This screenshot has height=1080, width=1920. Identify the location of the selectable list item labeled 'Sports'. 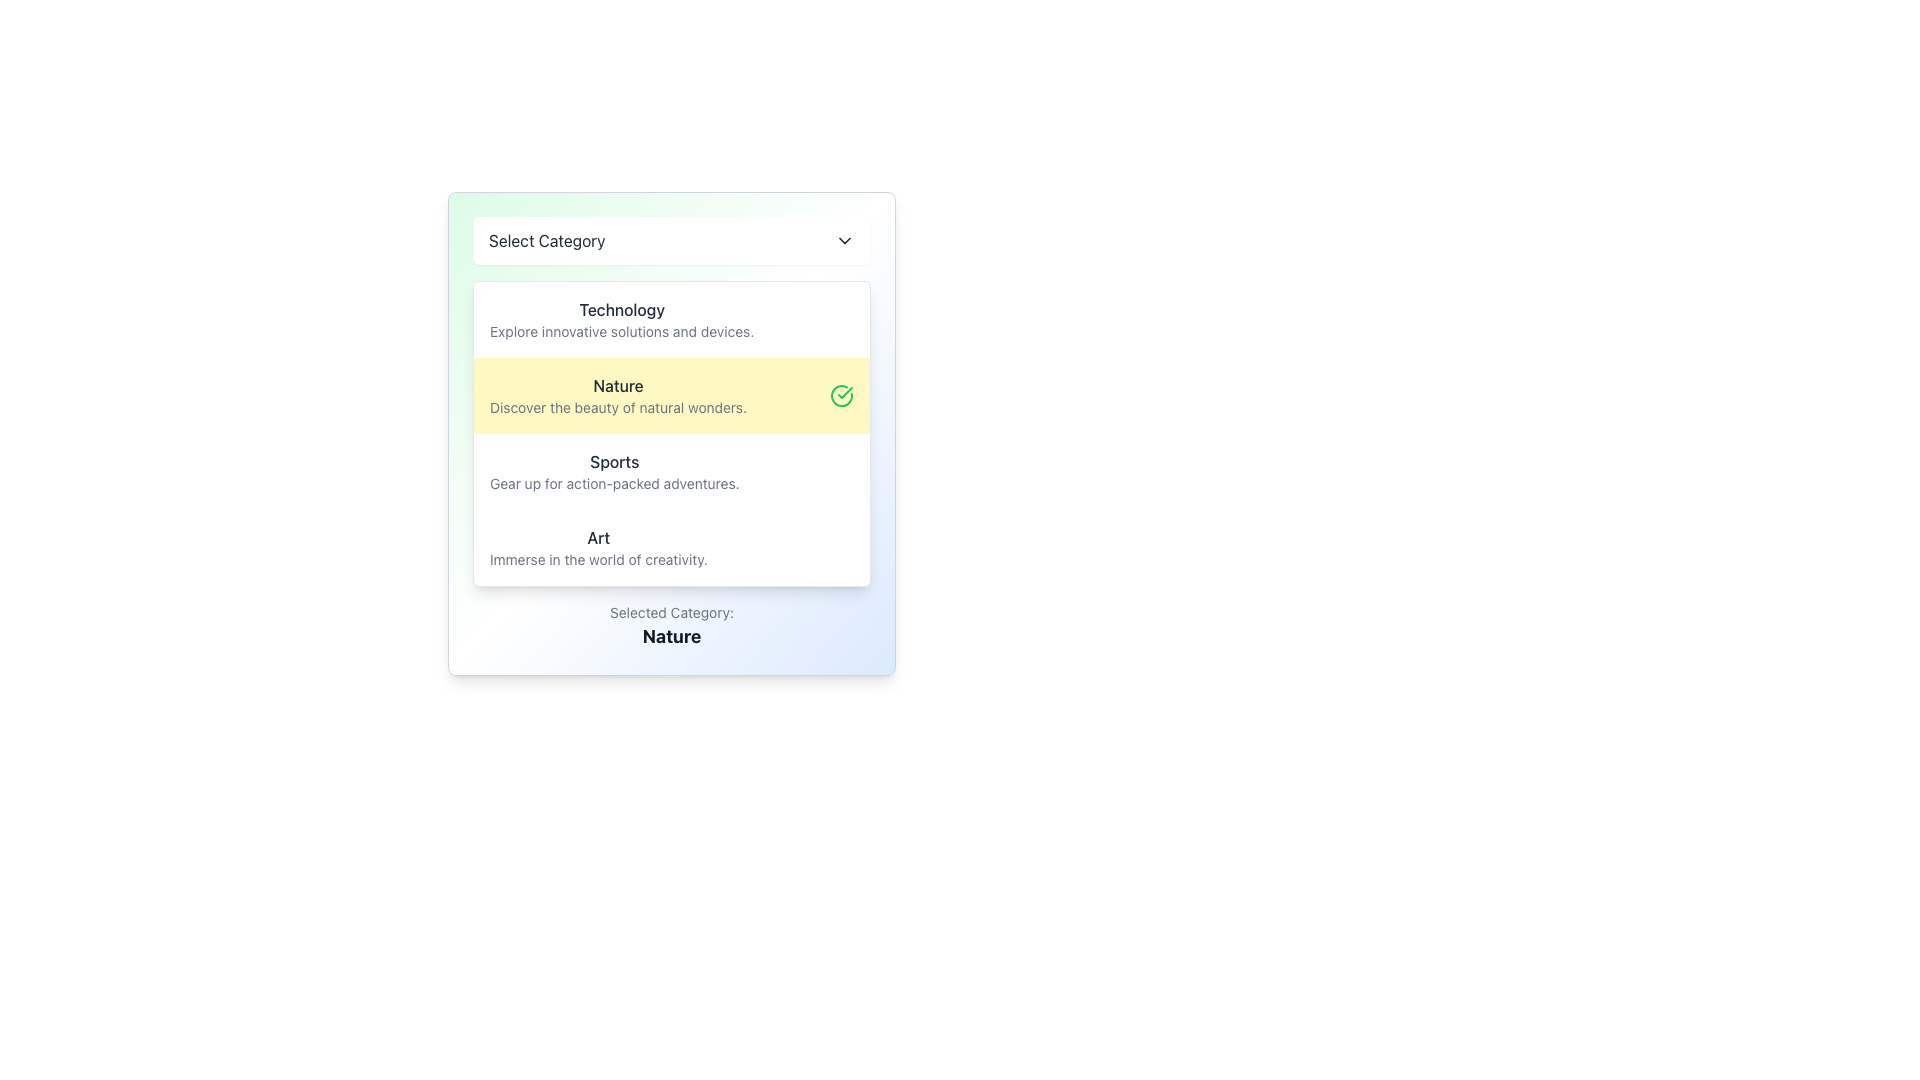
(672, 471).